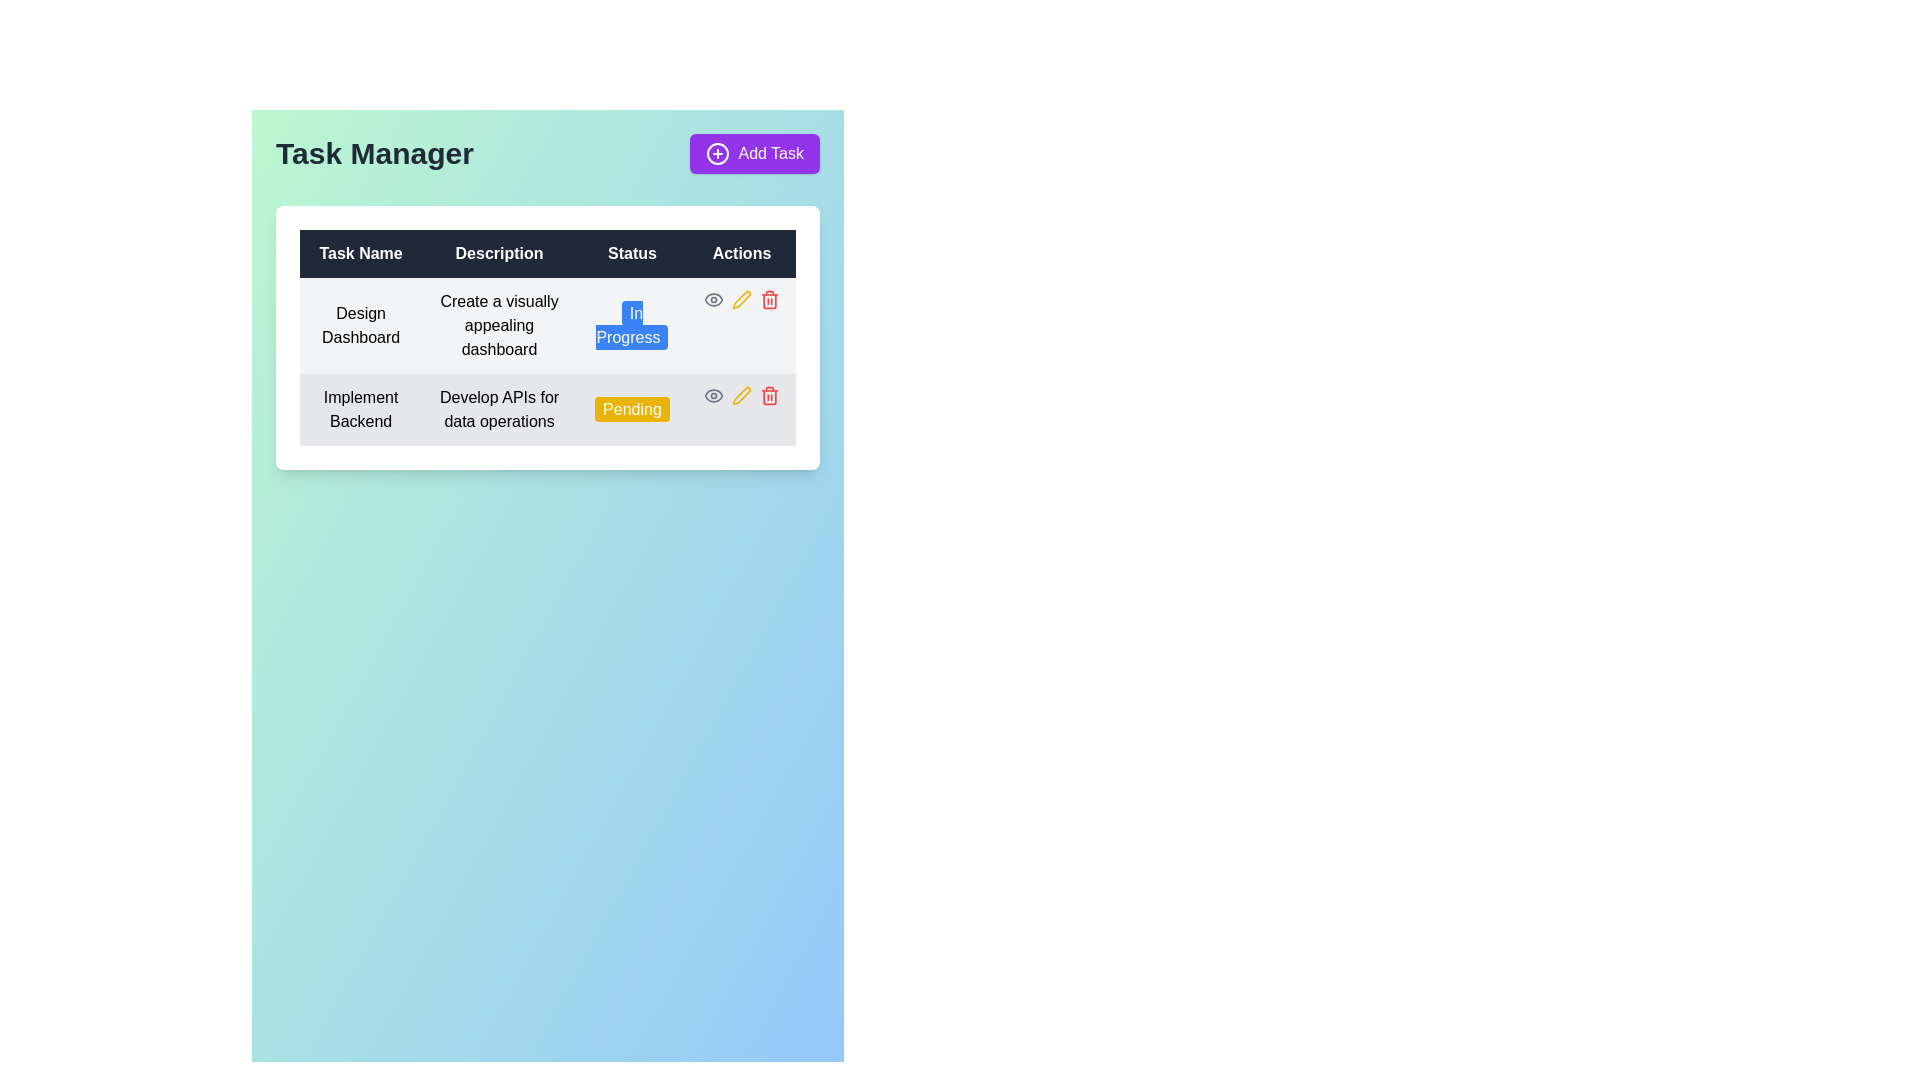 Image resolution: width=1920 pixels, height=1080 pixels. Describe the element at coordinates (768, 300) in the screenshot. I see `the red trash bin-shaped icon button located in the last row of the 'Actions' column` at that location.